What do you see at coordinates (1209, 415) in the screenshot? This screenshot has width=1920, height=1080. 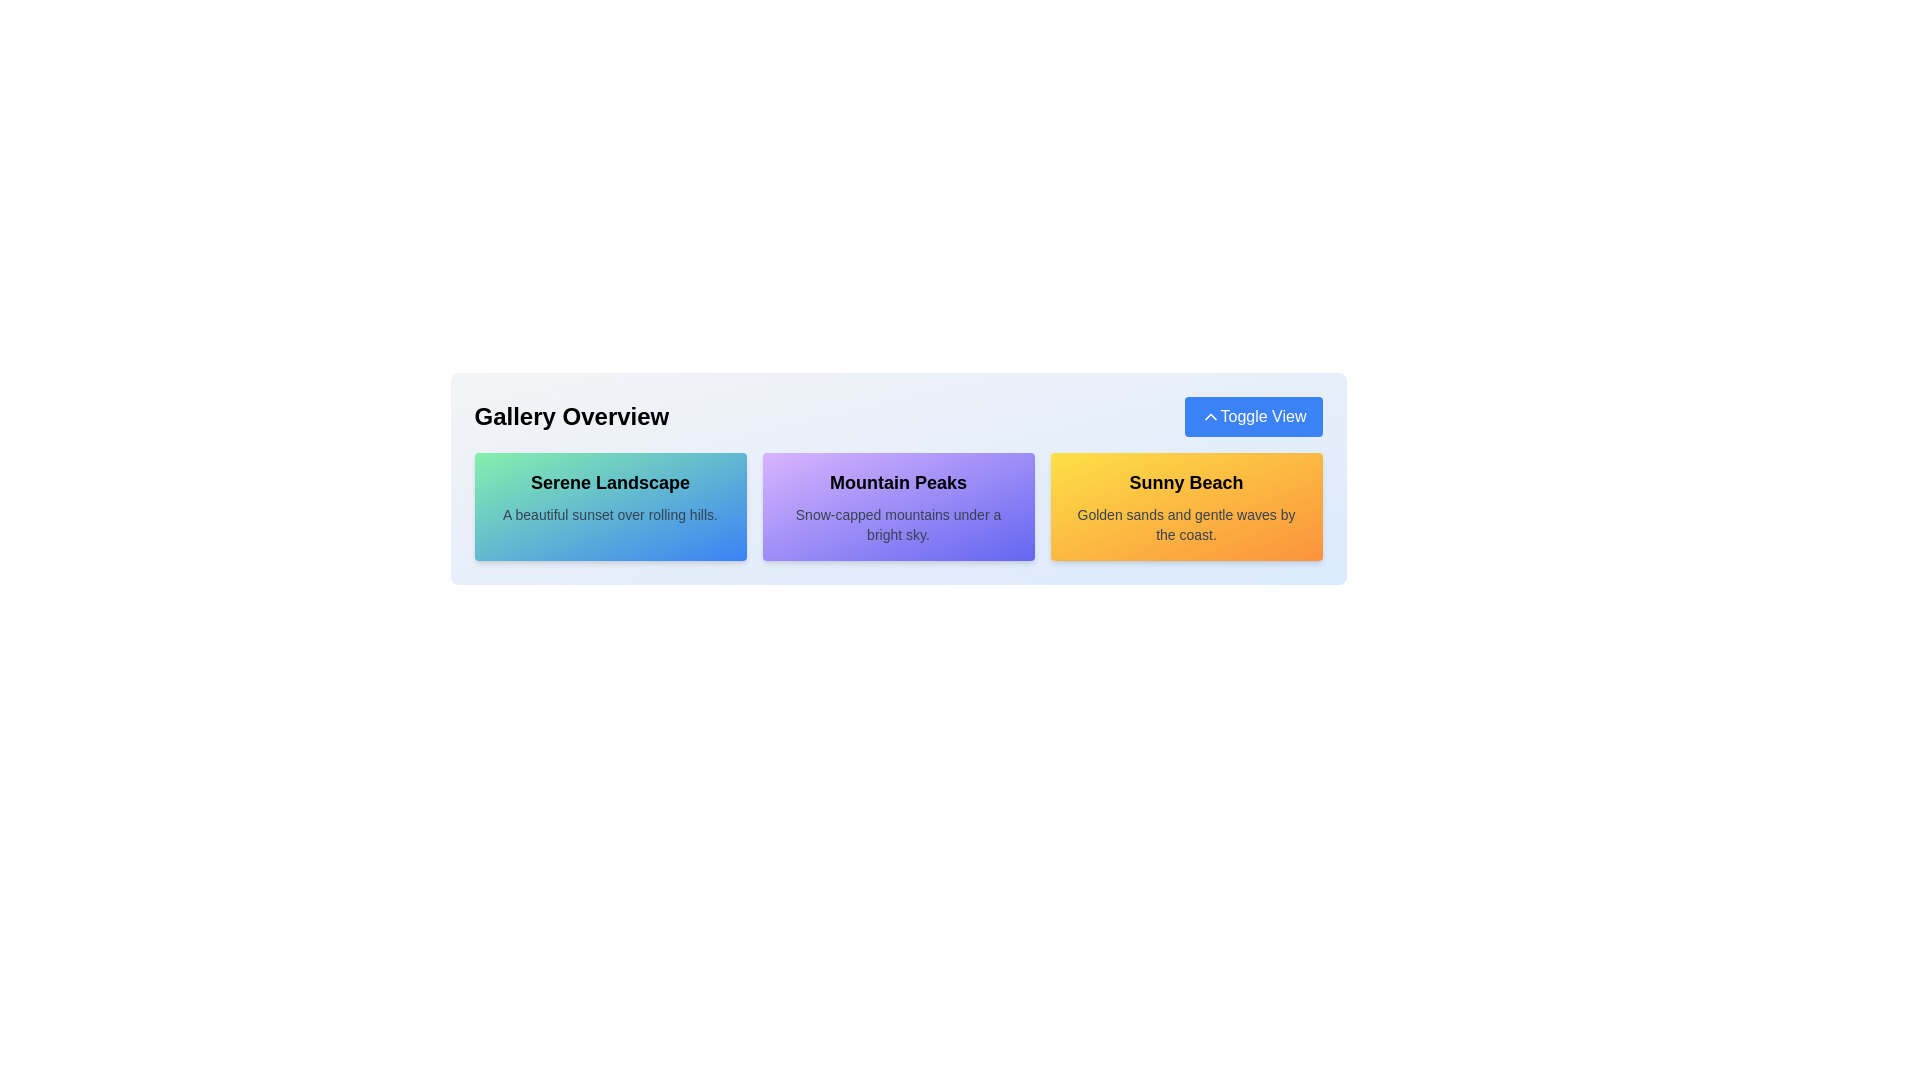 I see `the chevron icon located within the 'Toggle View' button` at bounding box center [1209, 415].